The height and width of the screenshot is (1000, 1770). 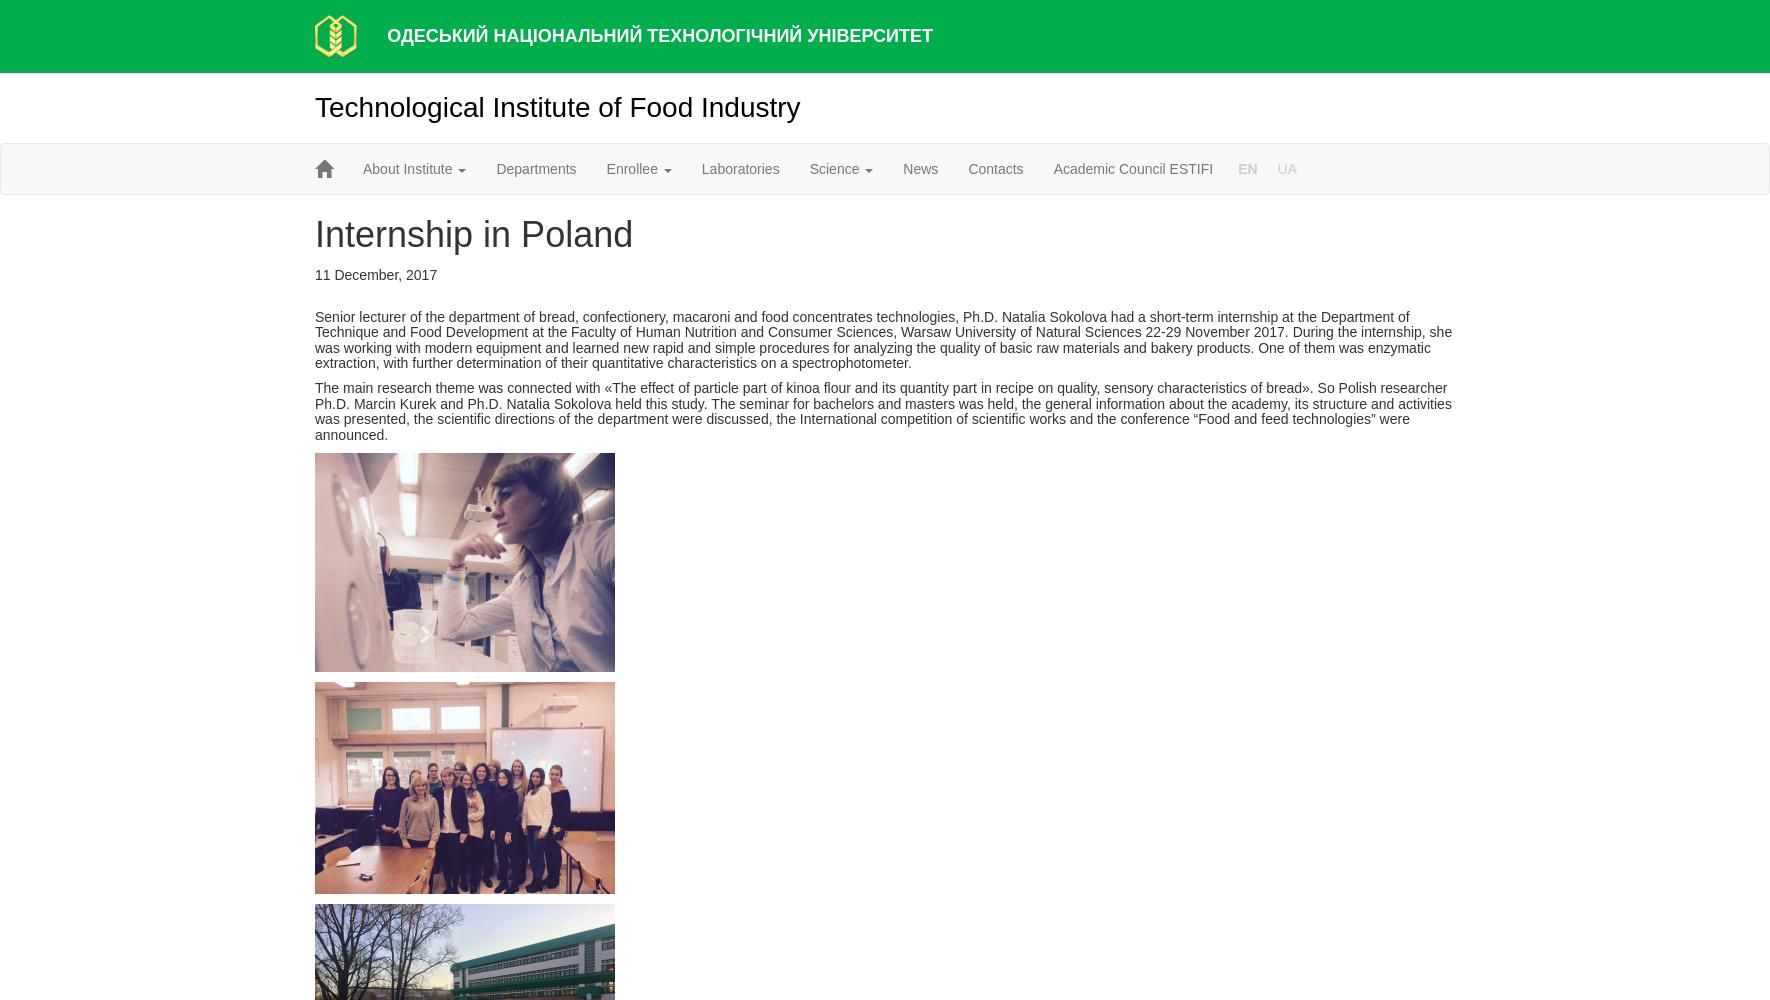 I want to click on 'The main research theme was connected with «The effect of particle part of kinoa flour and its quantity part in recipe on quality, sensory characteristics of bread». So Polish researcher Ph.D. Marcin Kurek and Ph.D. Natalia Sokolova held this study. The seminar for bachelors and masters was held, the general information about the academy, its structure and activities was presented, the scientific directions of the department were discussed, the International competition of scientific works and the conference “Food and feed technologies” were announced.', so click(x=883, y=411).